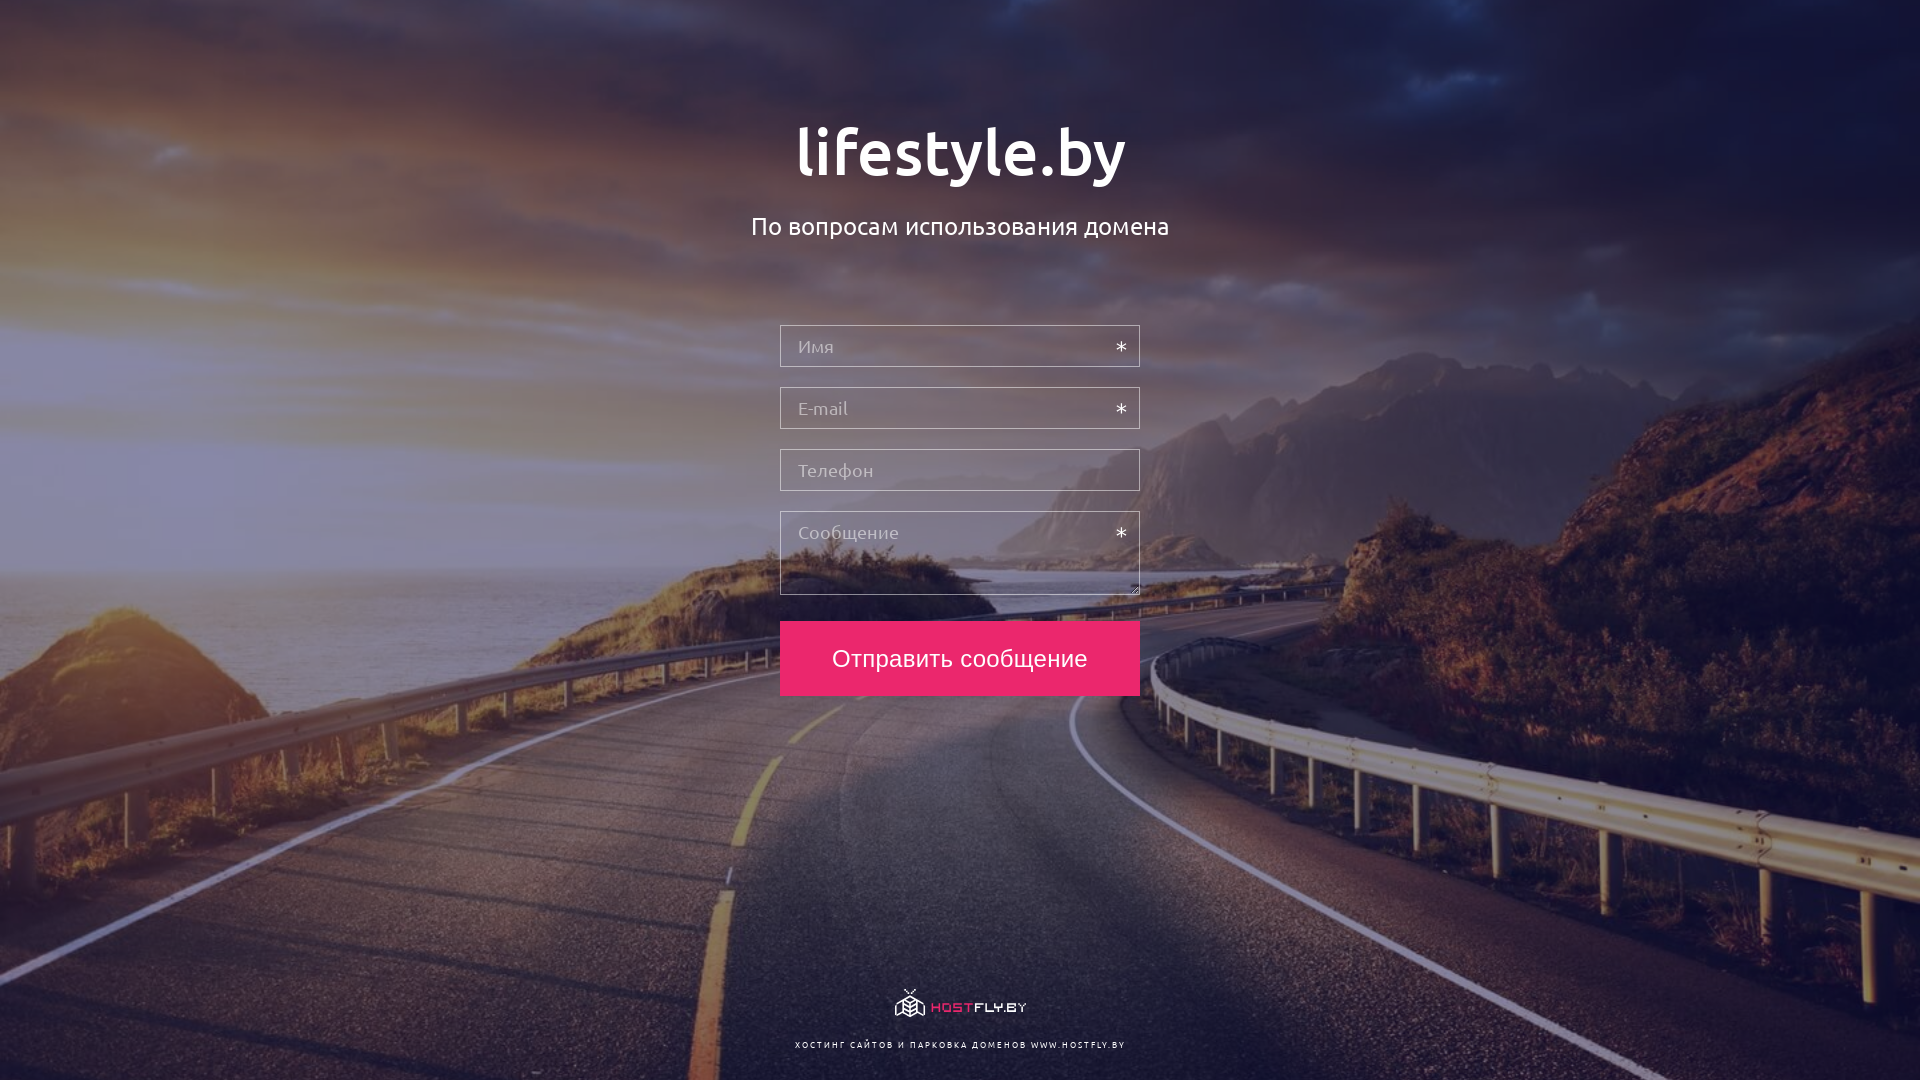 The image size is (1920, 1080). Describe the element at coordinates (1076, 1043) in the screenshot. I see `'WWW.HOSTFLY.BY'` at that location.